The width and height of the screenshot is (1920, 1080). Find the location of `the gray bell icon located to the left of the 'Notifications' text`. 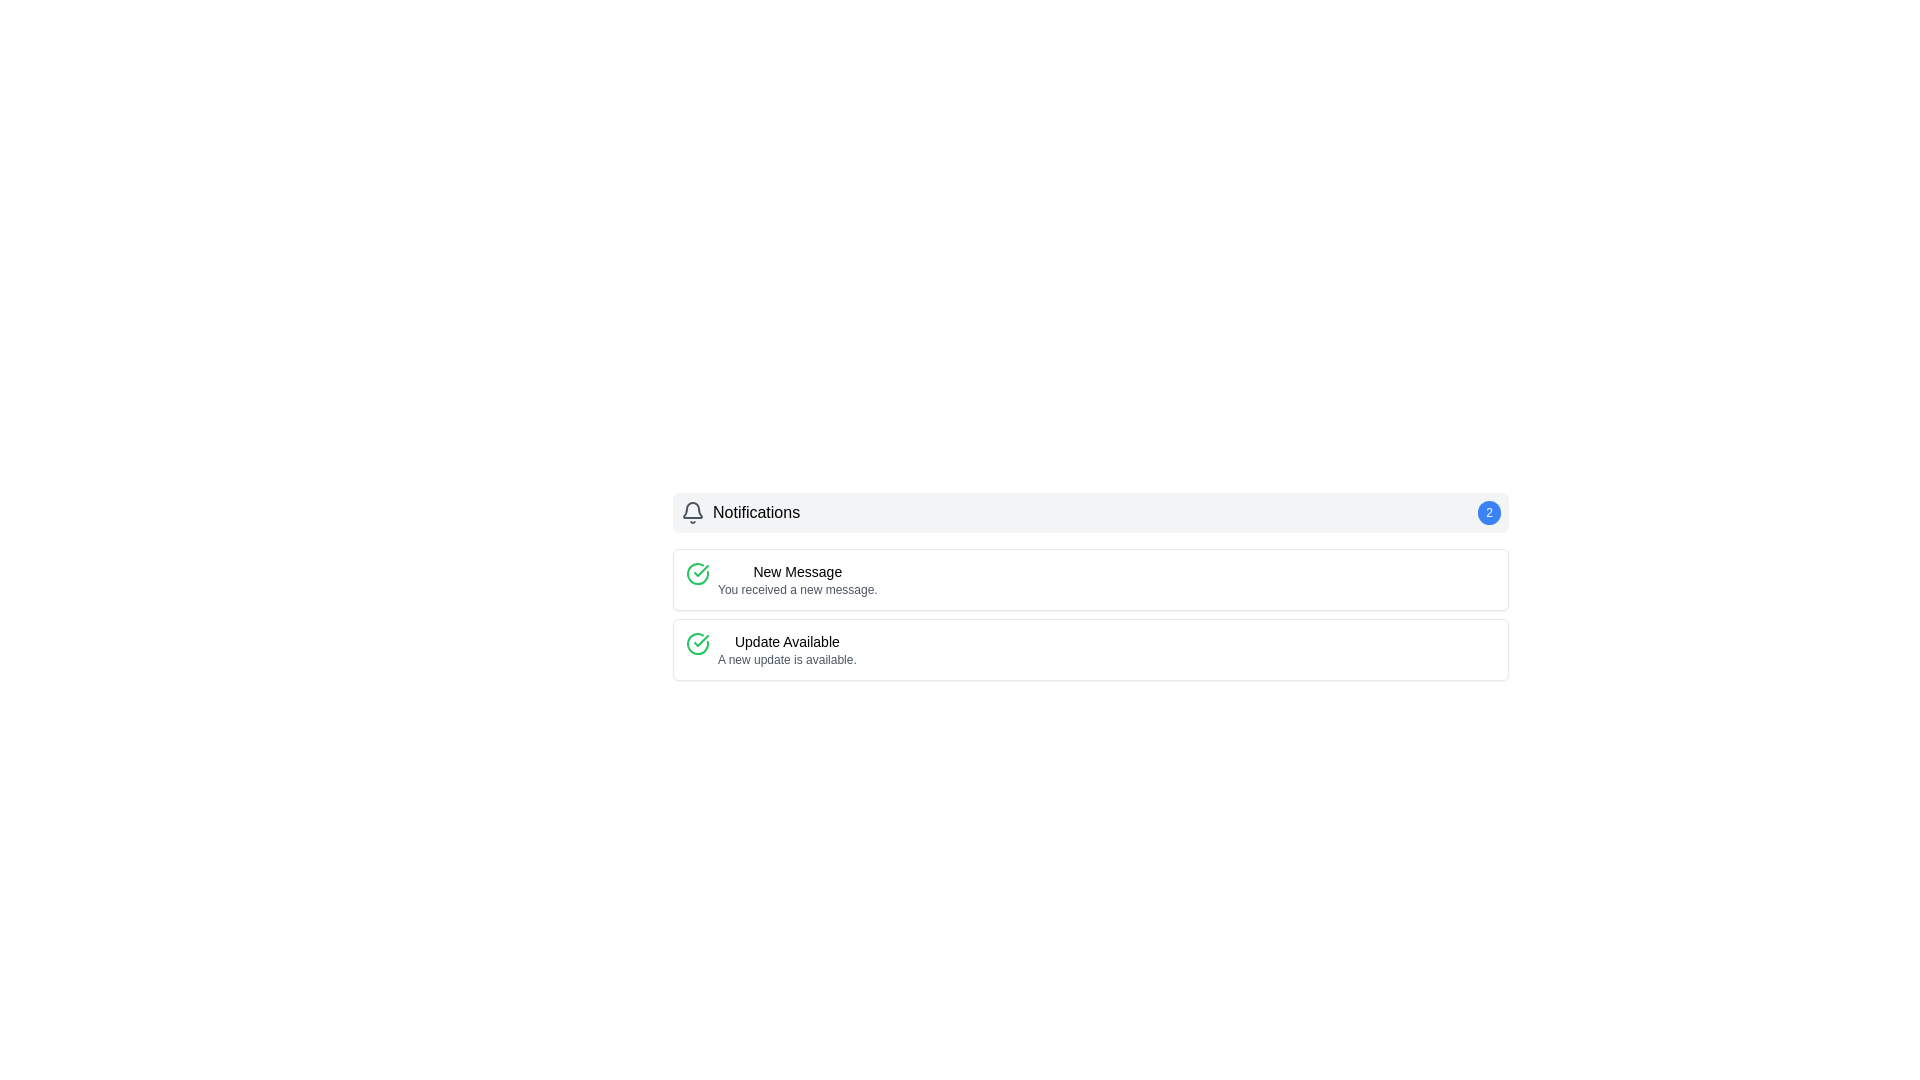

the gray bell icon located to the left of the 'Notifications' text is located at coordinates (692, 512).